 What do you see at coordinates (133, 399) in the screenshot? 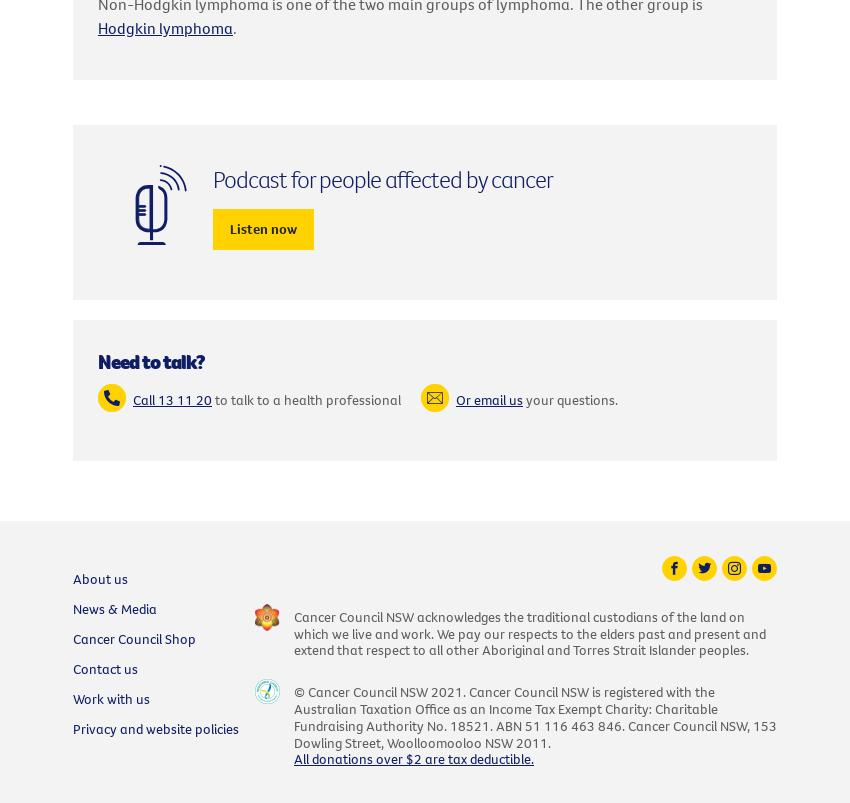
I see `'Call 13 11 20'` at bounding box center [133, 399].